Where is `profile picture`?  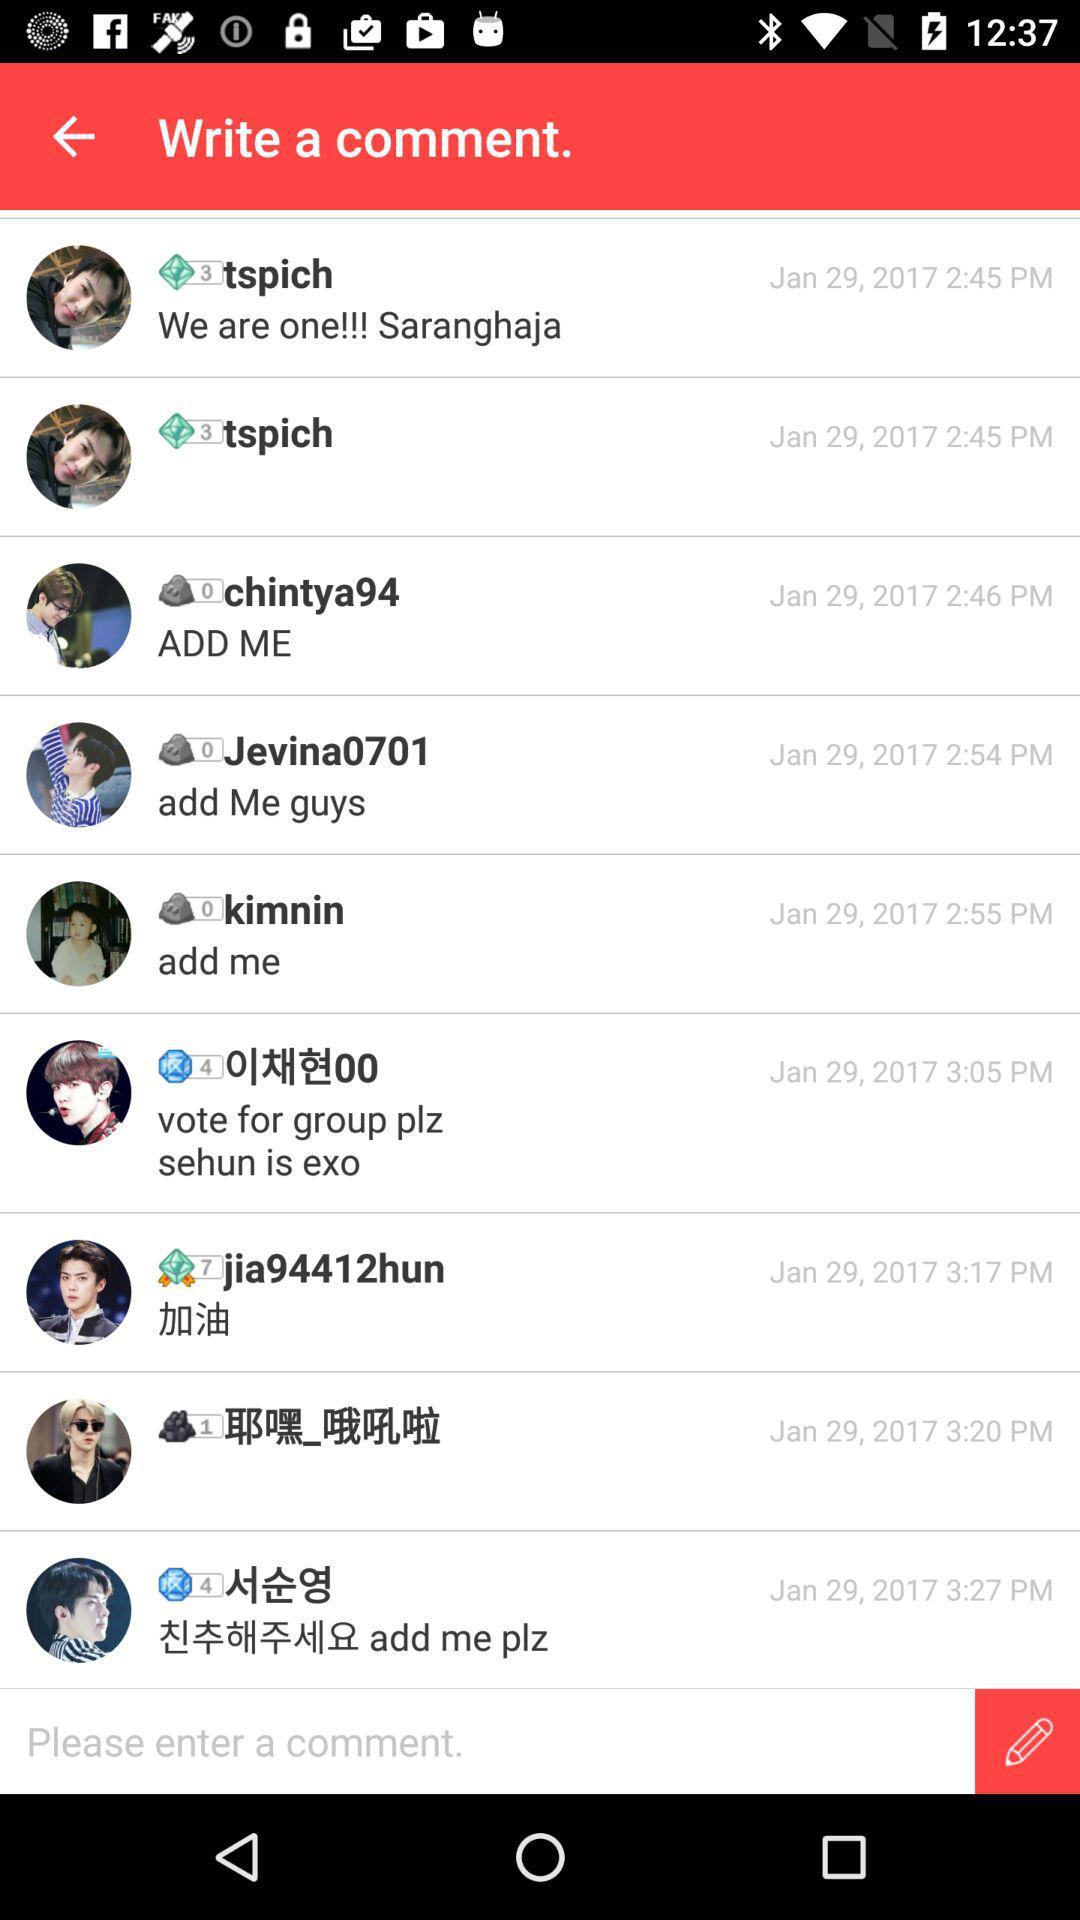 profile picture is located at coordinates (77, 932).